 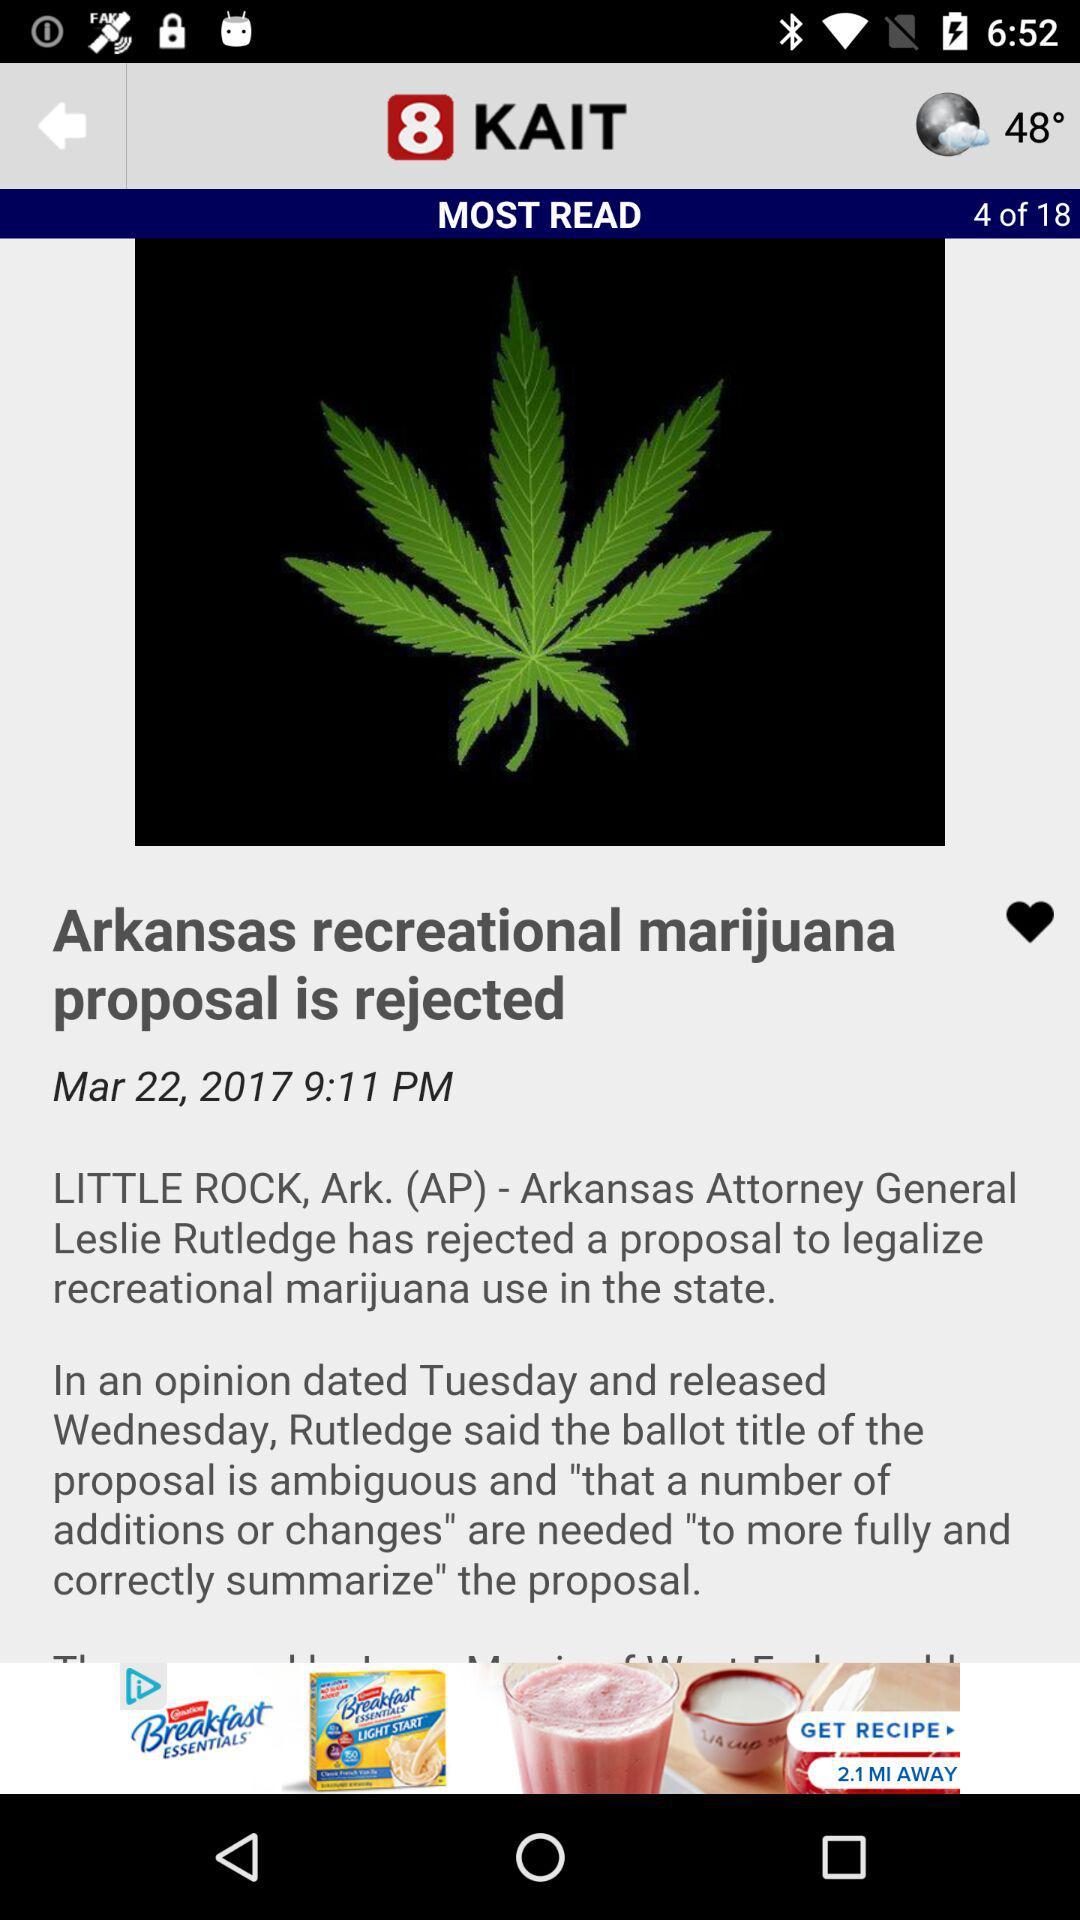 What do you see at coordinates (540, 1727) in the screenshot?
I see `advertisement link` at bounding box center [540, 1727].